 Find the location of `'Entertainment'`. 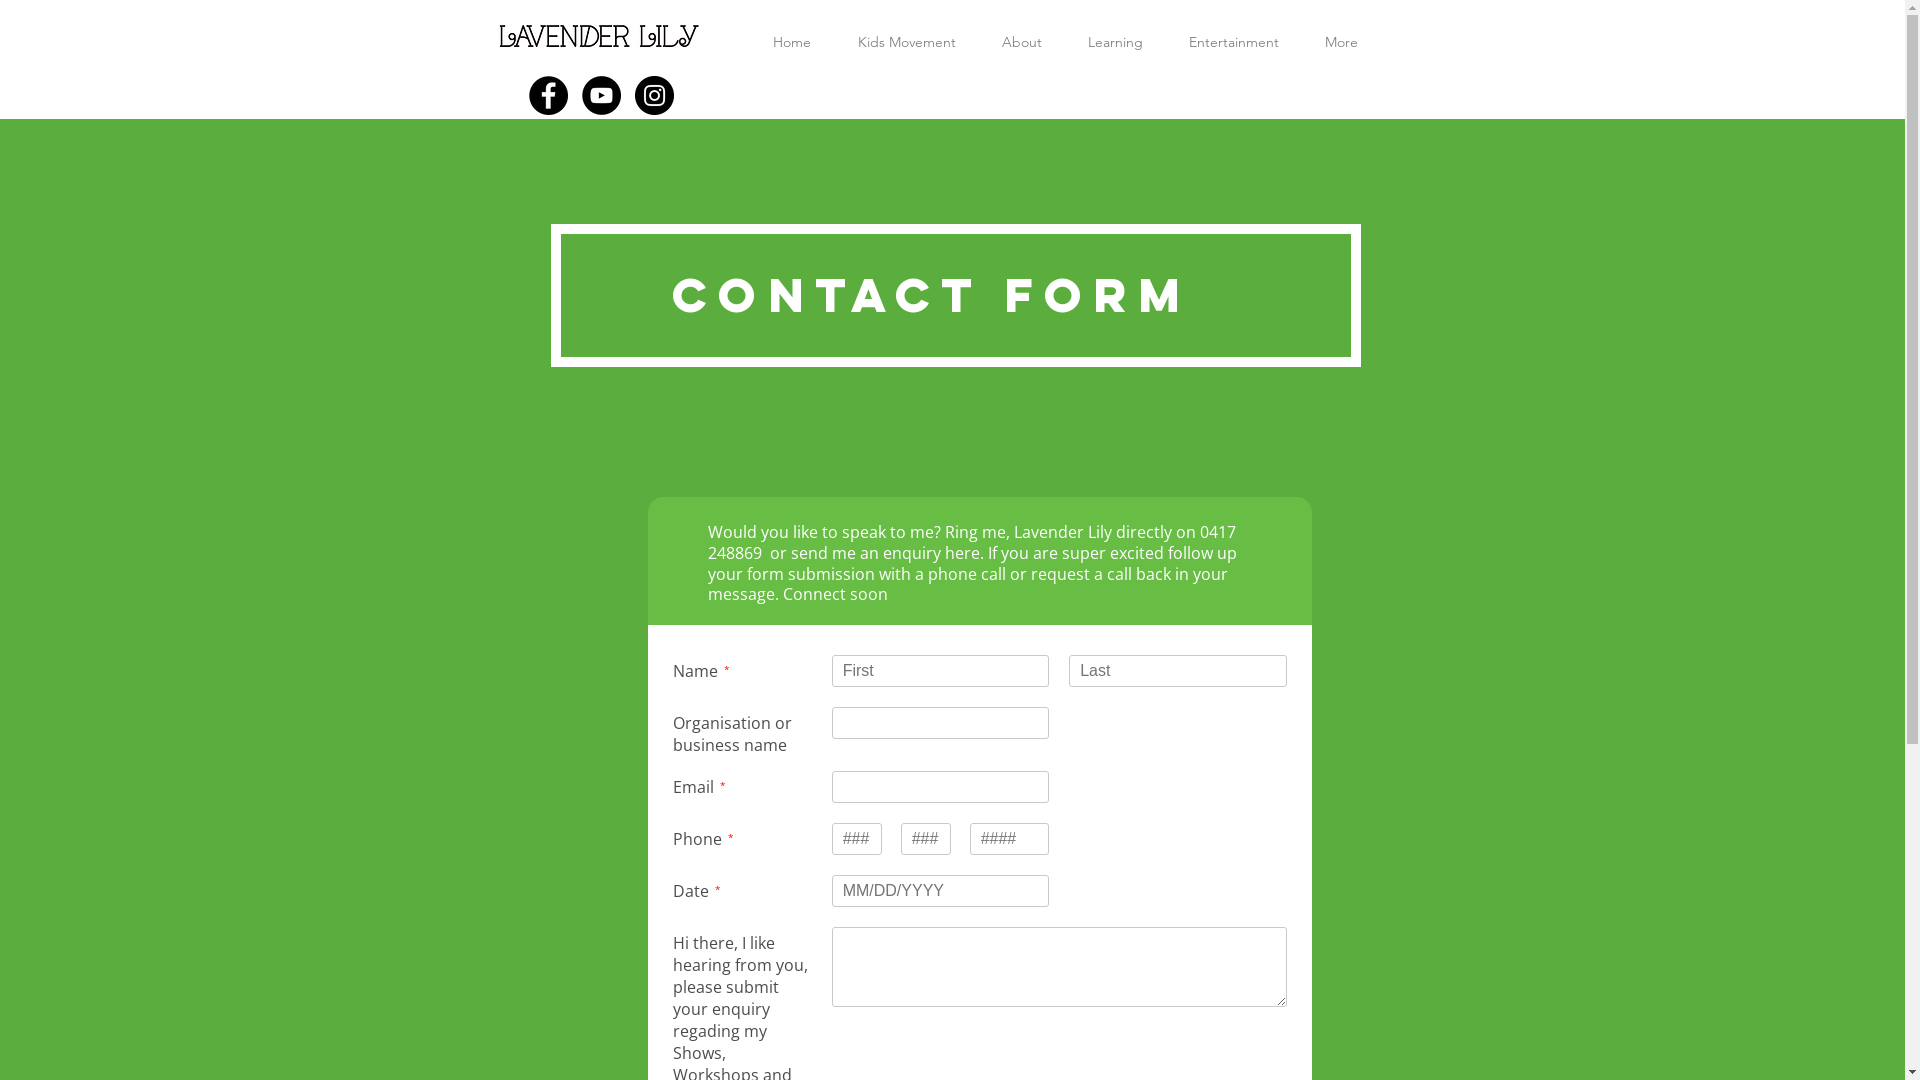

'Entertainment' is located at coordinates (1166, 42).